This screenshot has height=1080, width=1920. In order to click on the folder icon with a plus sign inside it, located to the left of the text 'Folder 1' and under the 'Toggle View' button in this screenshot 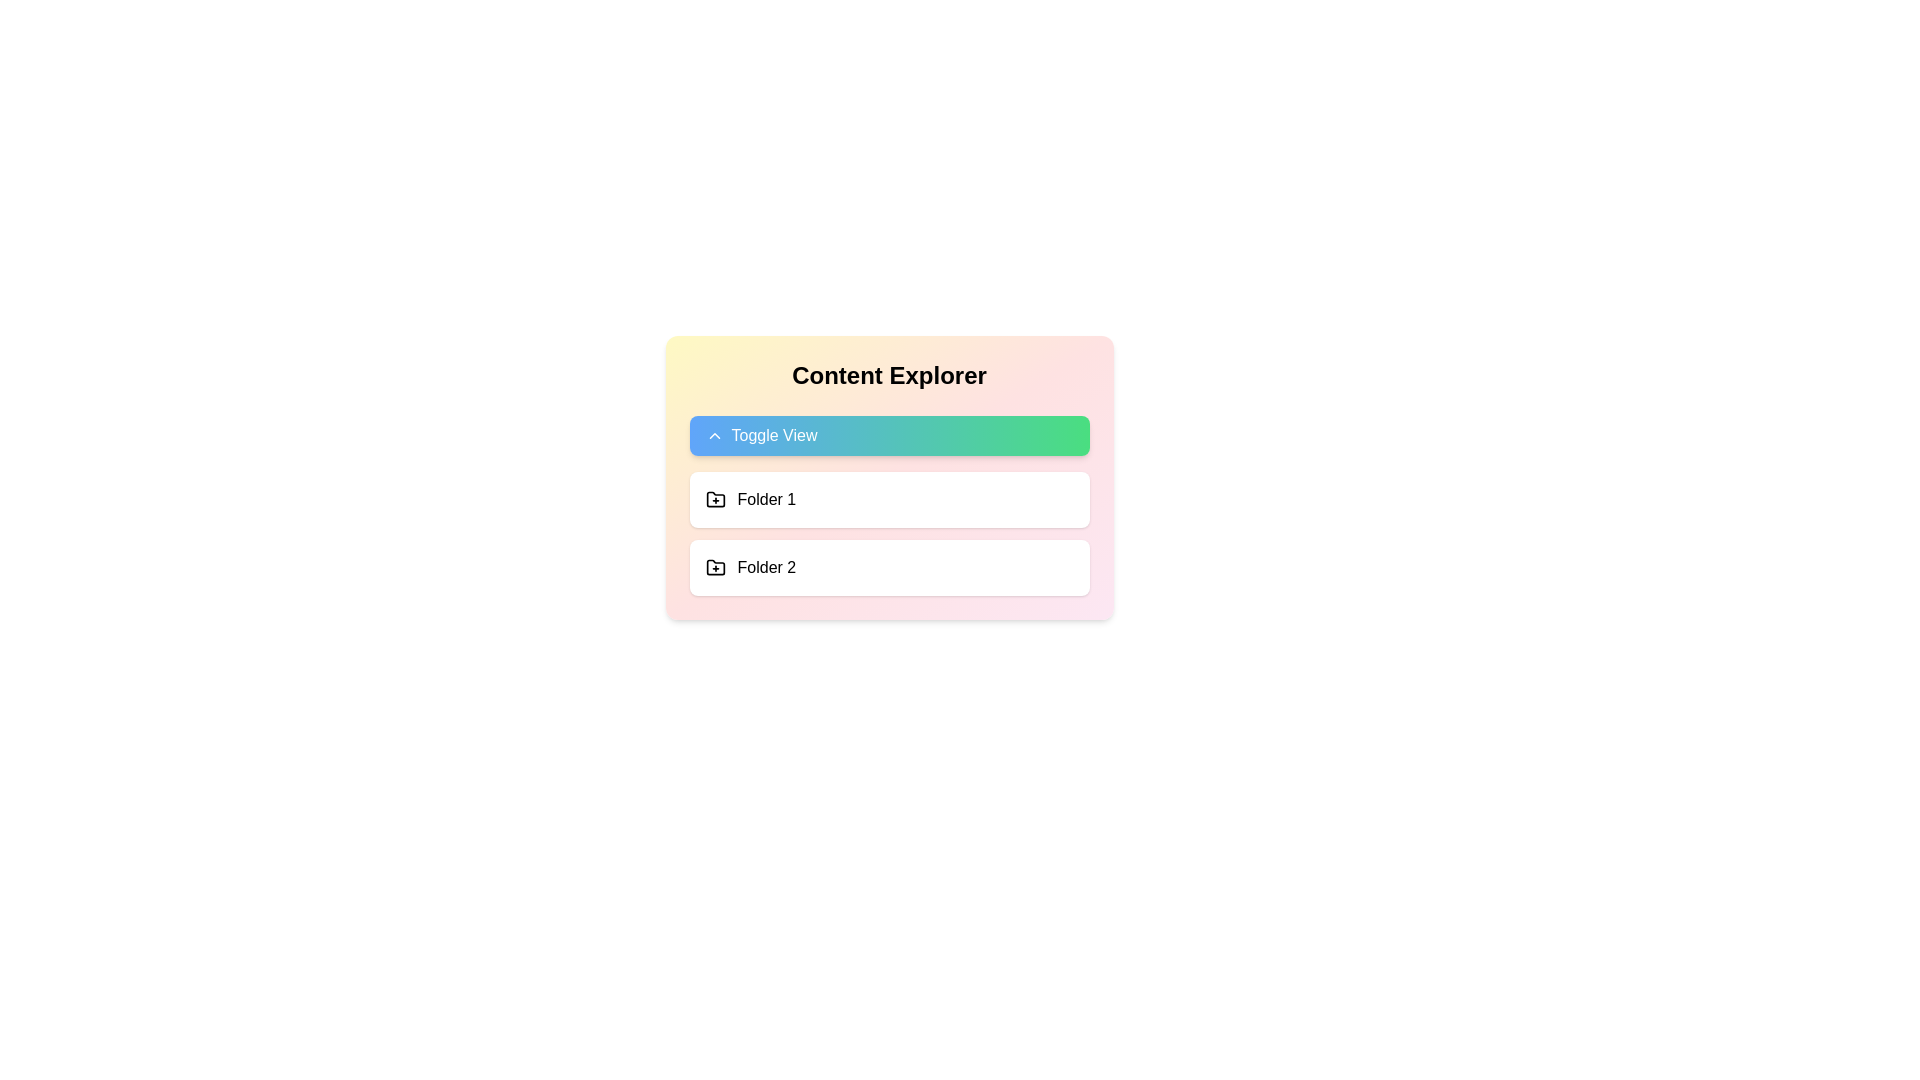, I will do `click(715, 499)`.